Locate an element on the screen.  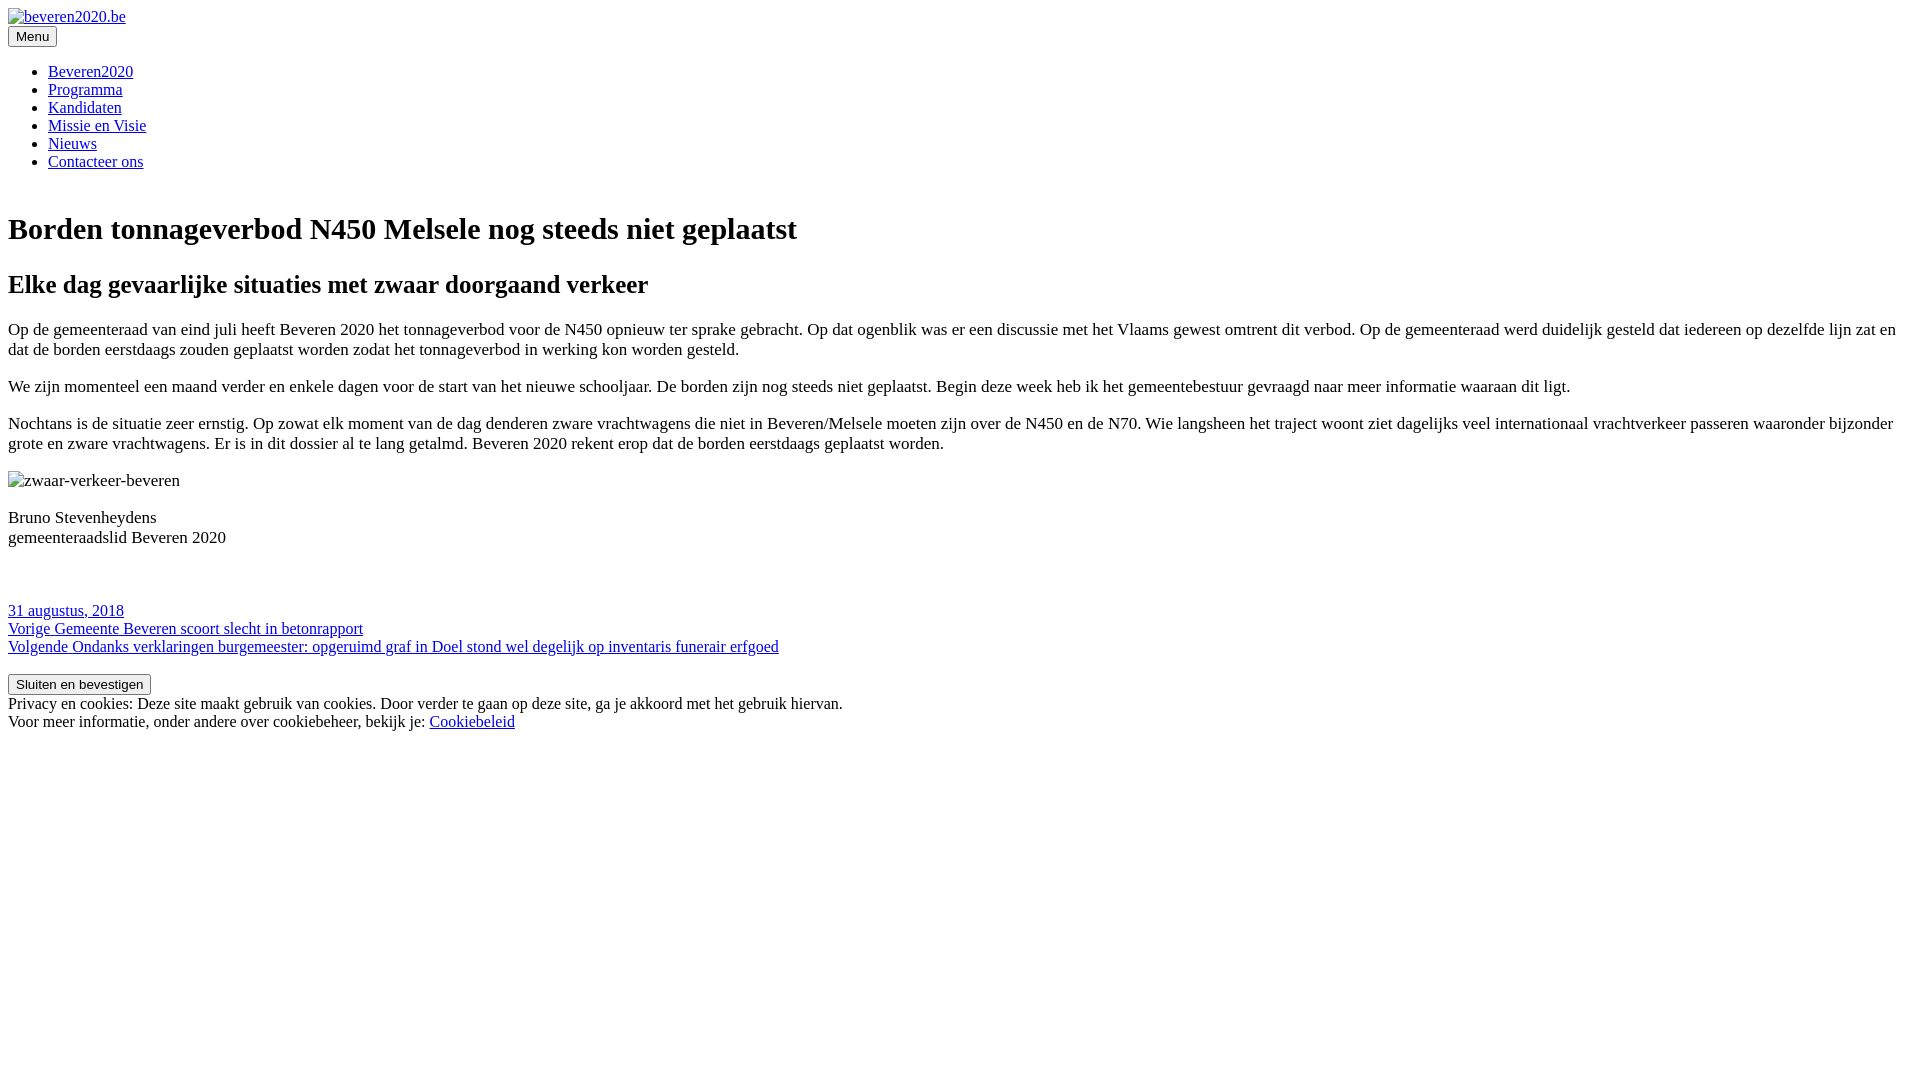
'Cookiebeleid' is located at coordinates (471, 721).